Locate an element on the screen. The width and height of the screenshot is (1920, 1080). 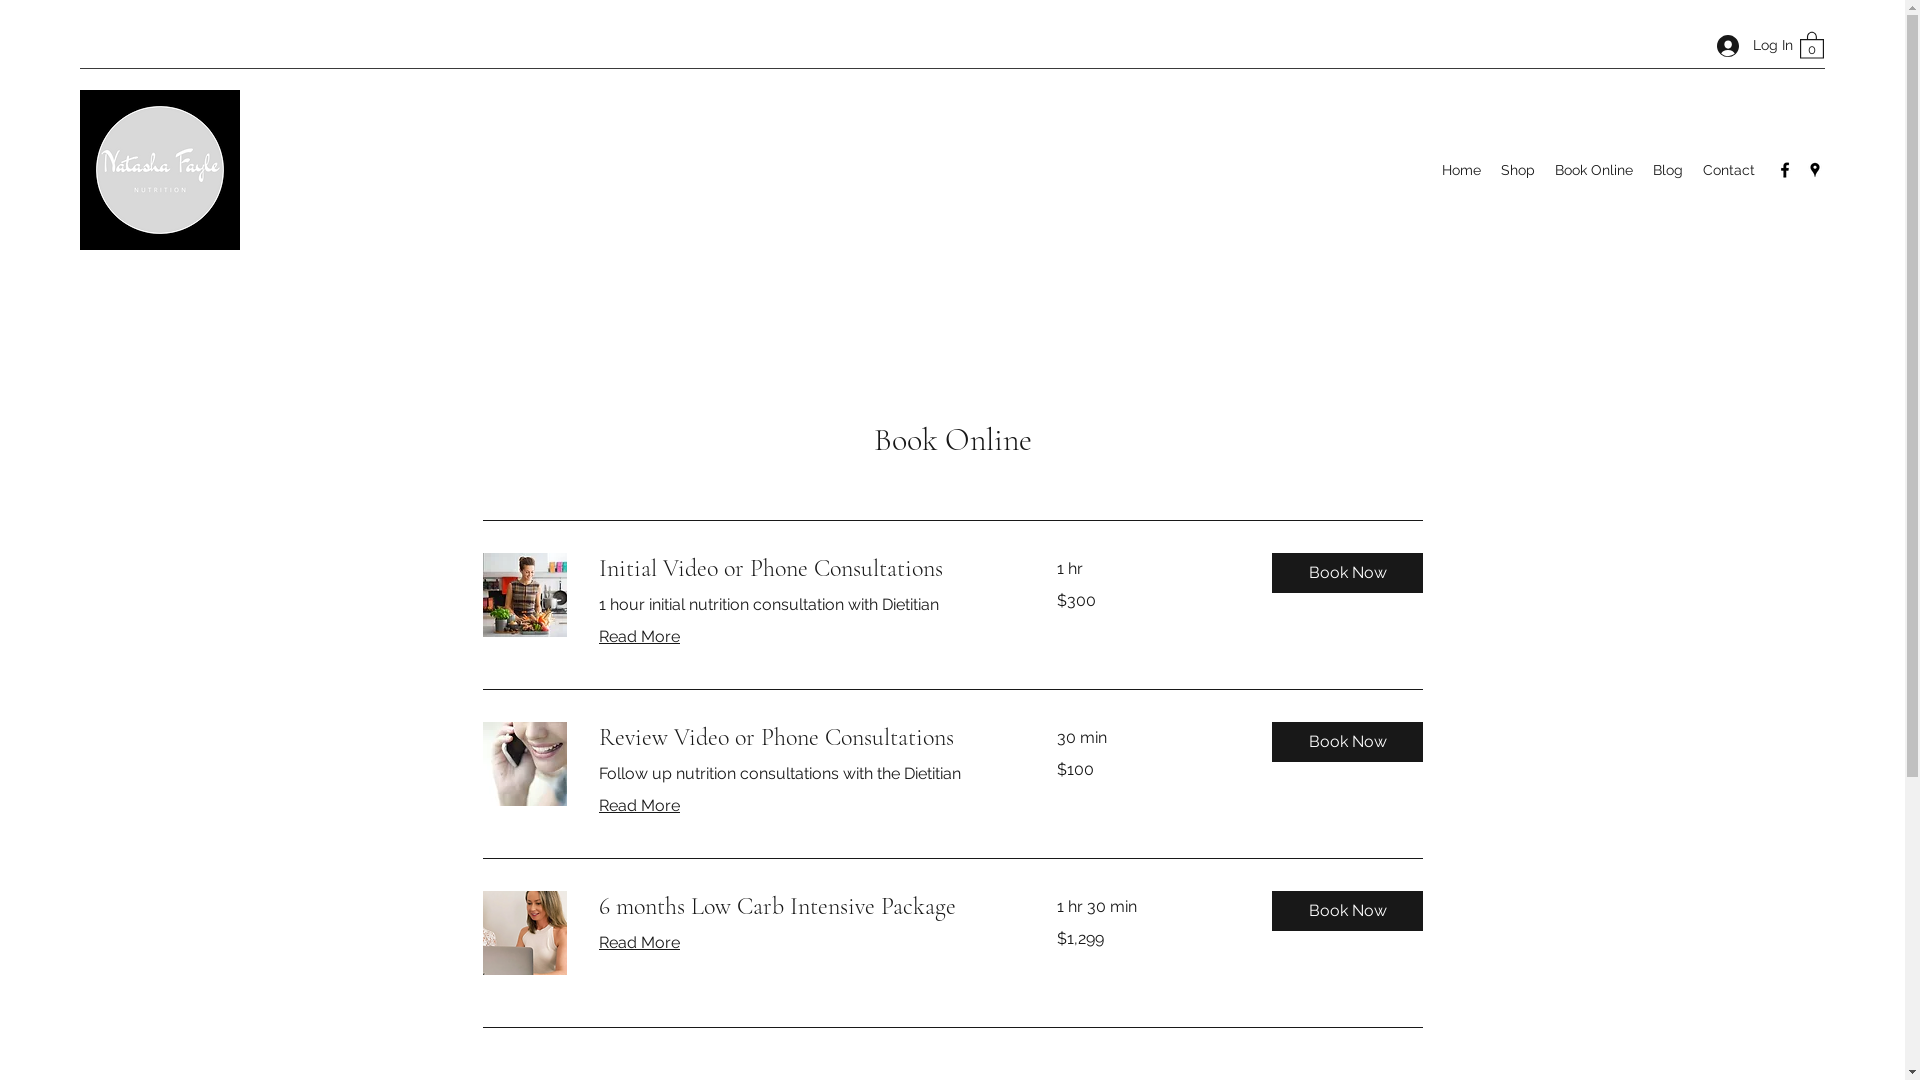
'Blog' is located at coordinates (1667, 168).